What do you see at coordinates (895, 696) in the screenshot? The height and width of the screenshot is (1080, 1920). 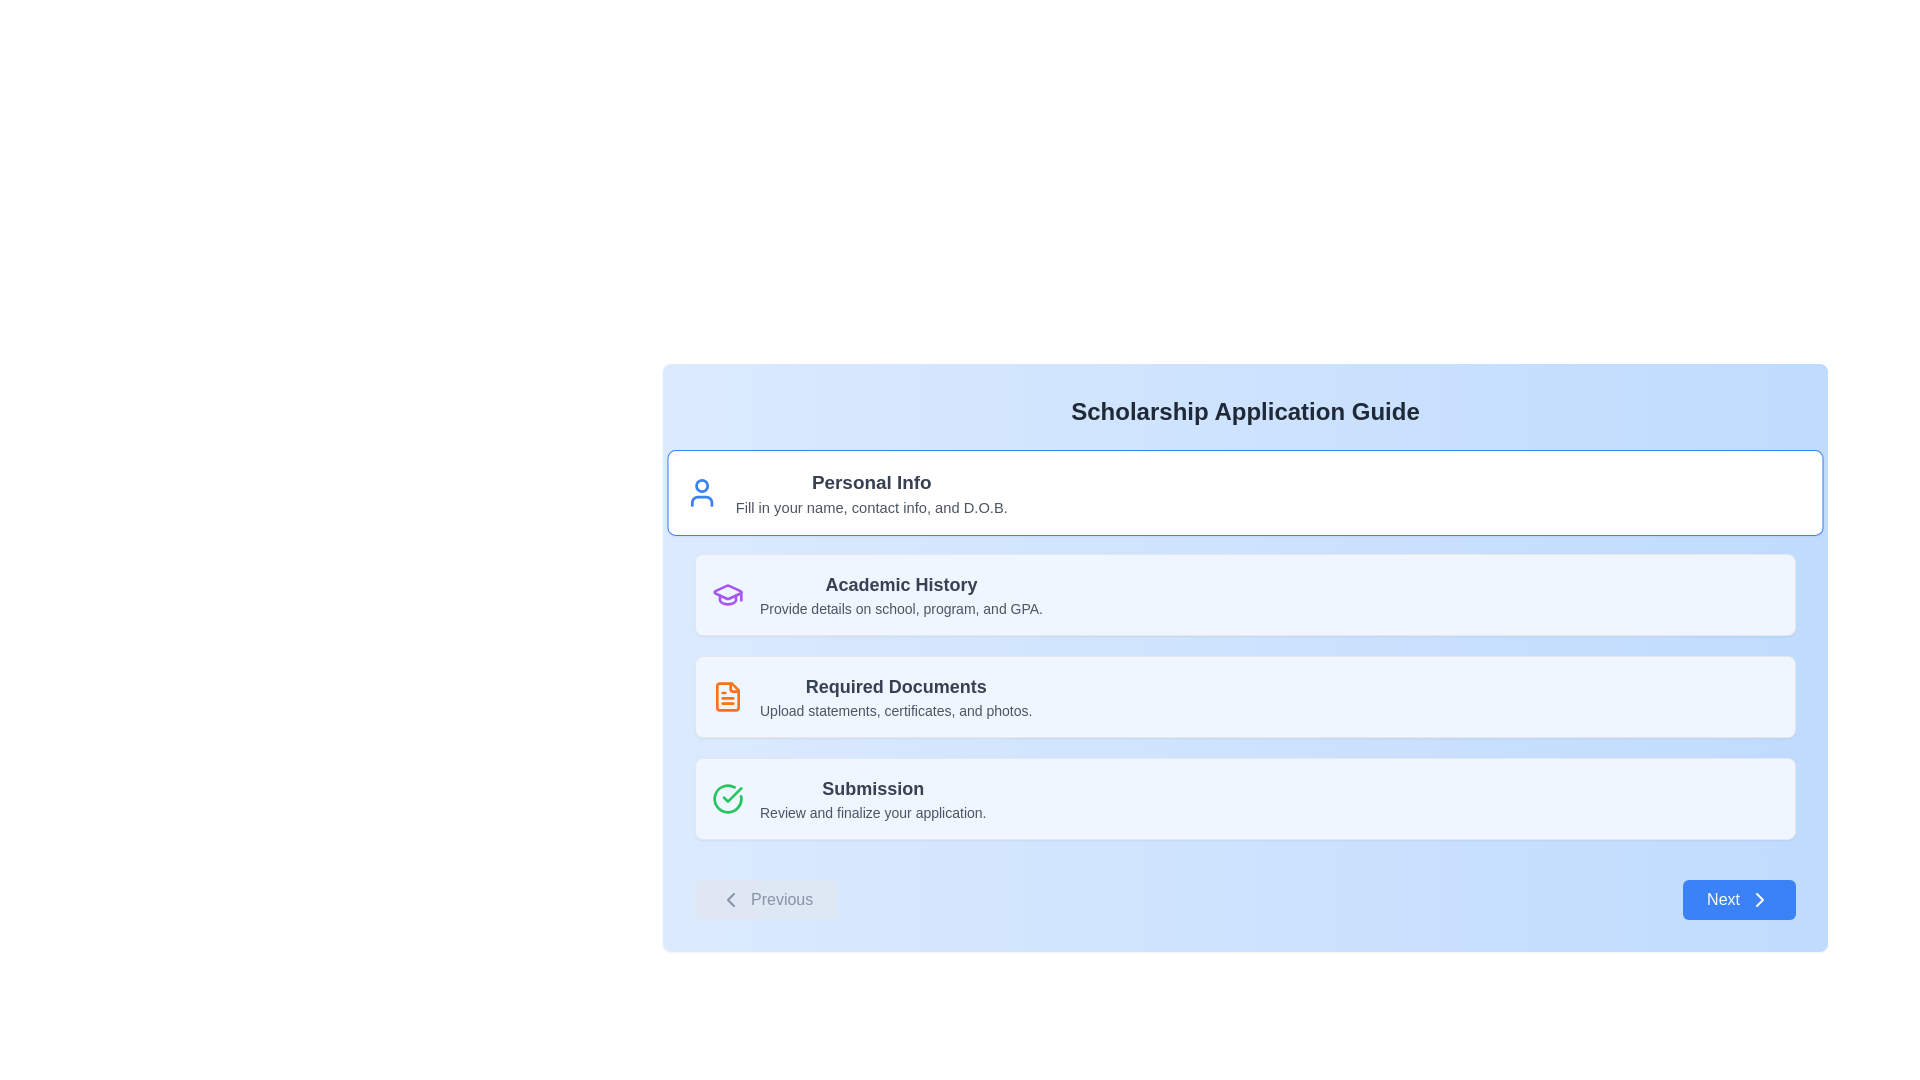 I see `the informational text group that serves as a header and description for the 'Required Documents' section to understand the instructions for uploading necessary documents` at bounding box center [895, 696].